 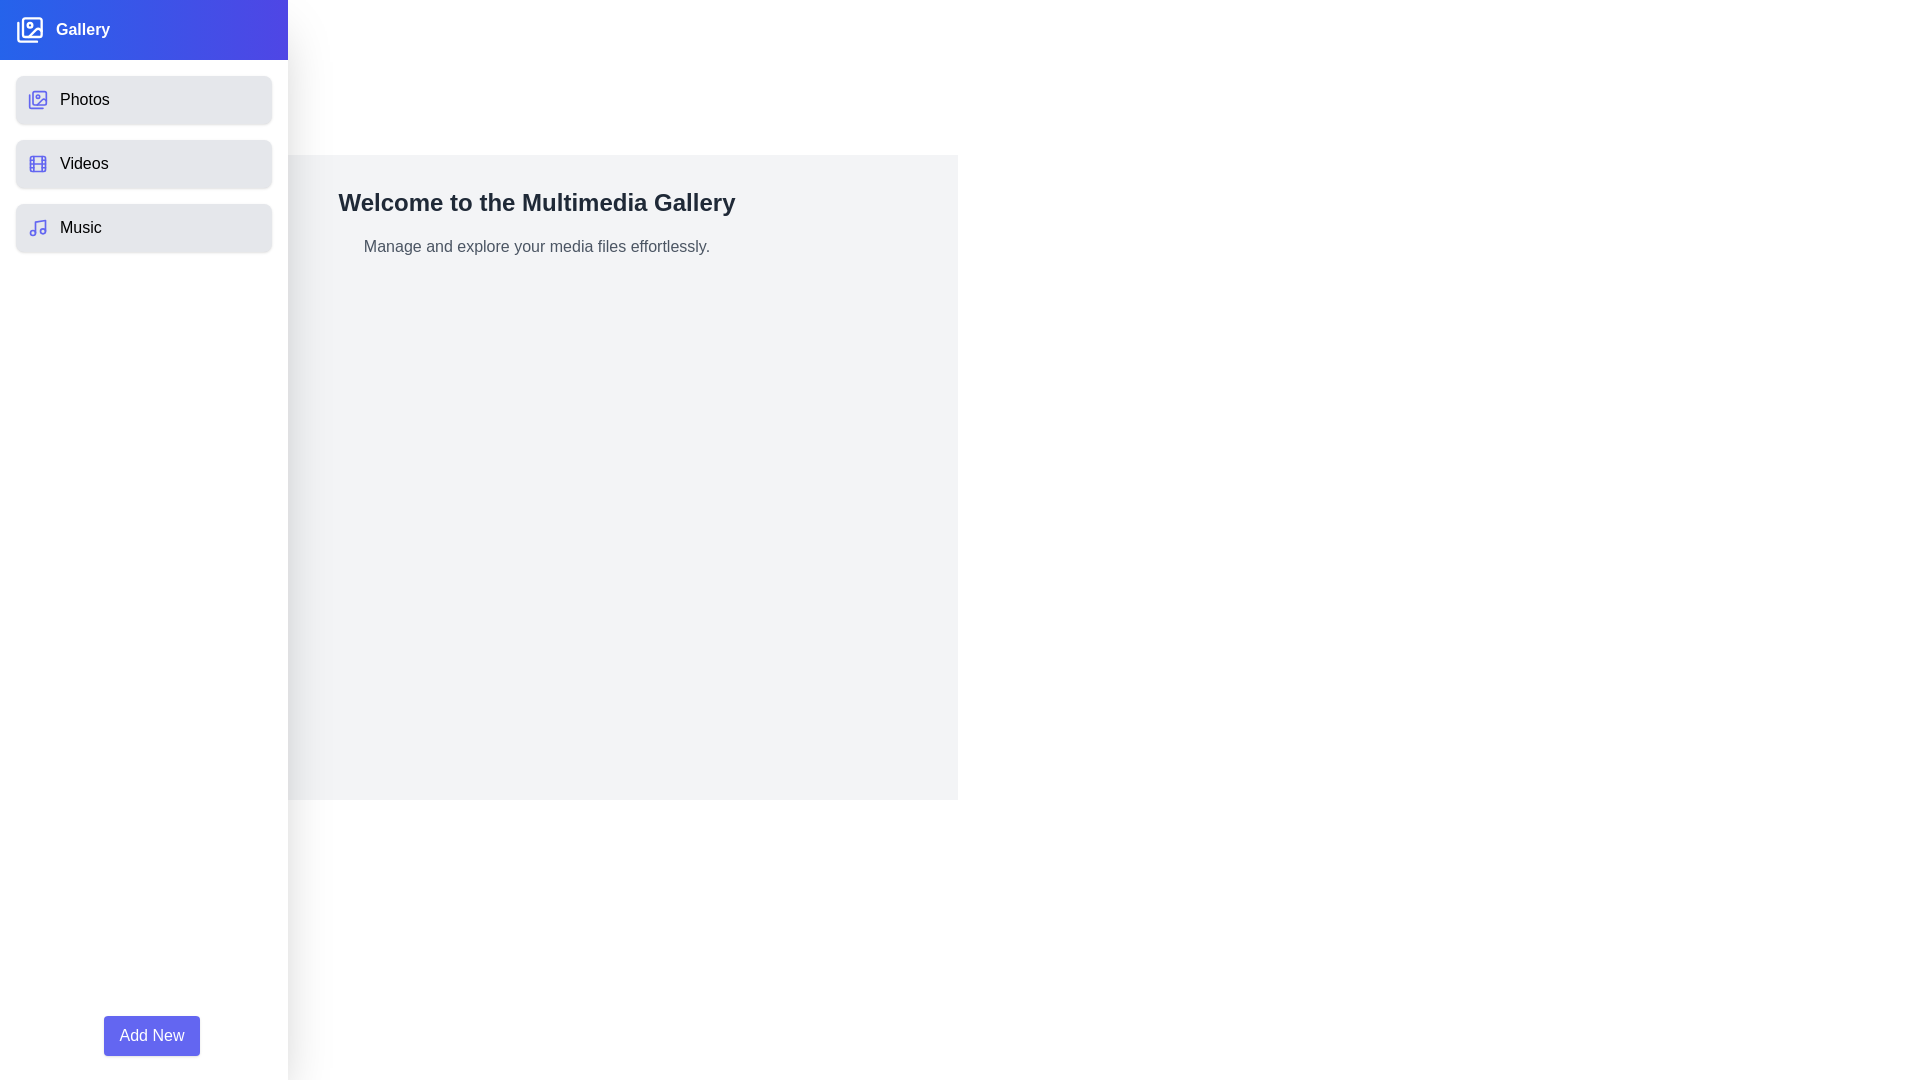 I want to click on the toggle button in the top-left corner to hide the drawer, so click(x=43, y=43).